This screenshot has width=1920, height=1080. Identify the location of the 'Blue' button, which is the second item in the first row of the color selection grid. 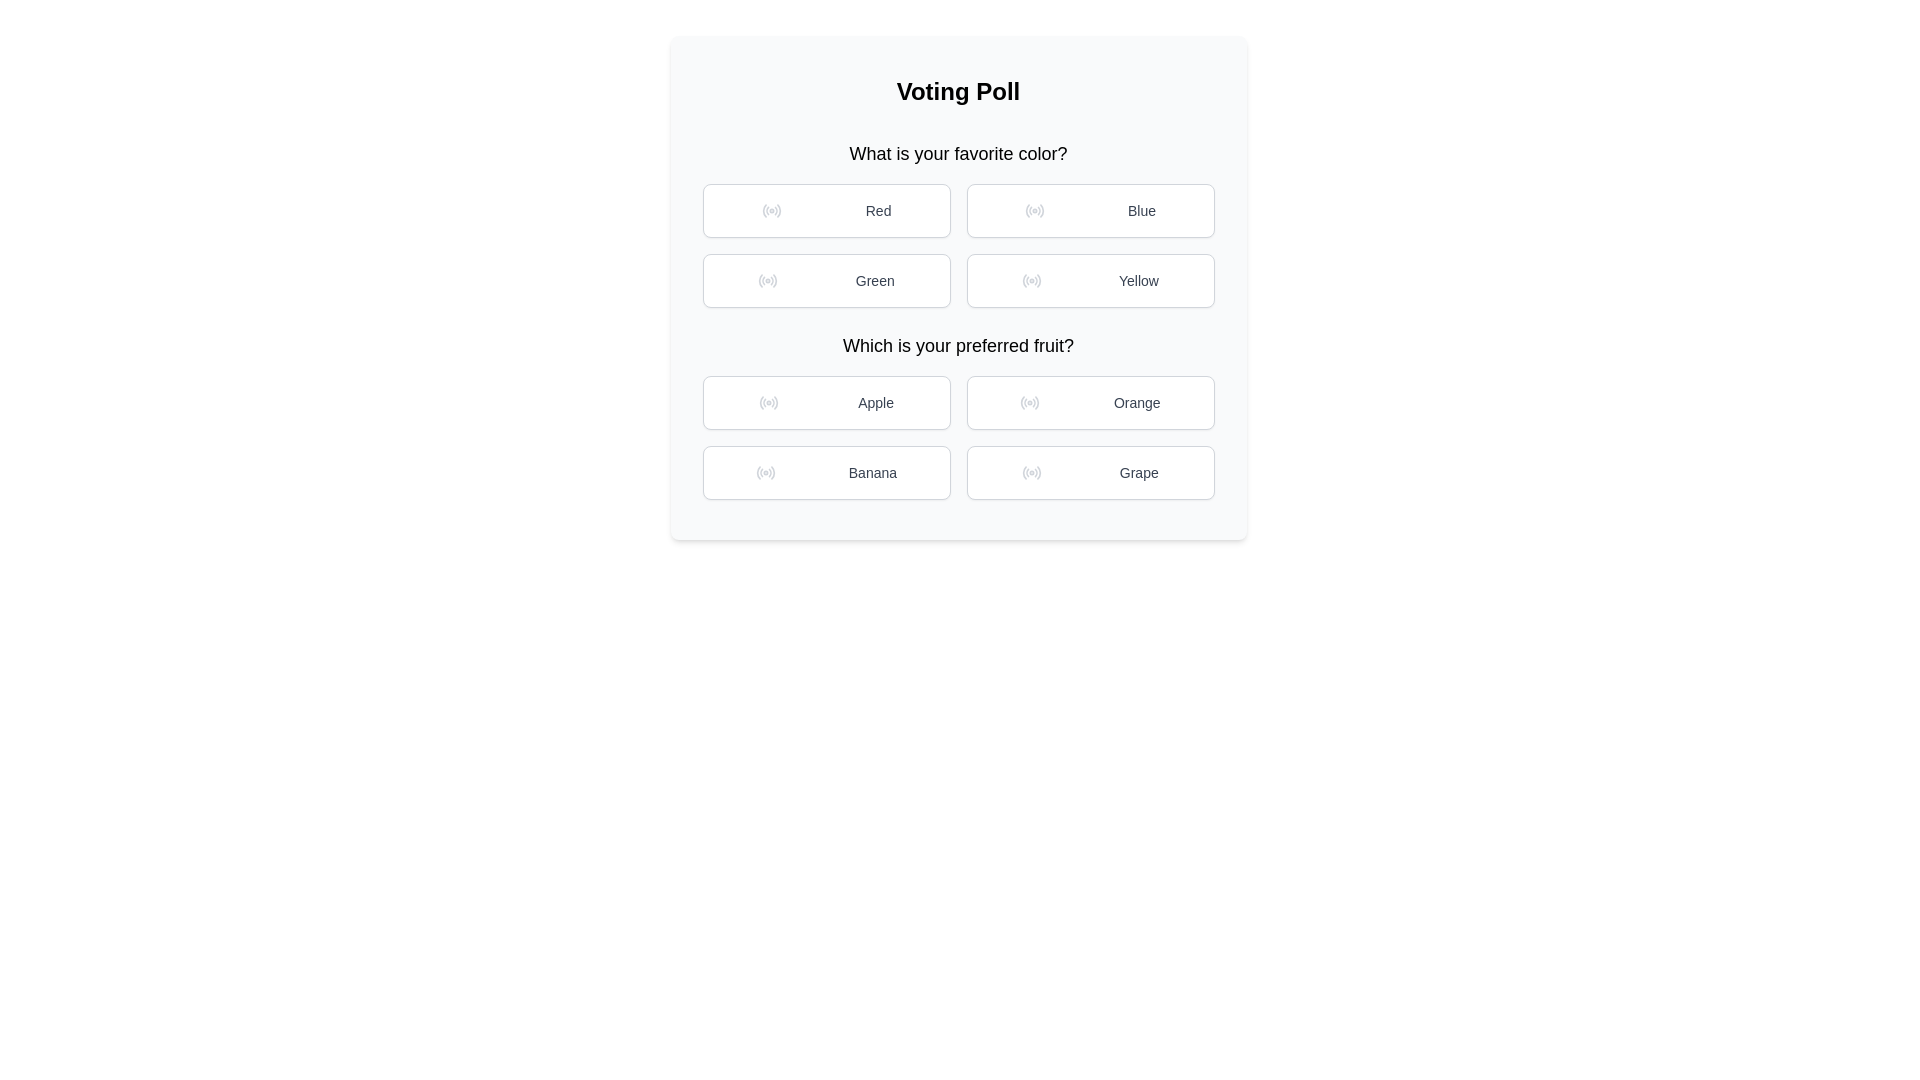
(1089, 211).